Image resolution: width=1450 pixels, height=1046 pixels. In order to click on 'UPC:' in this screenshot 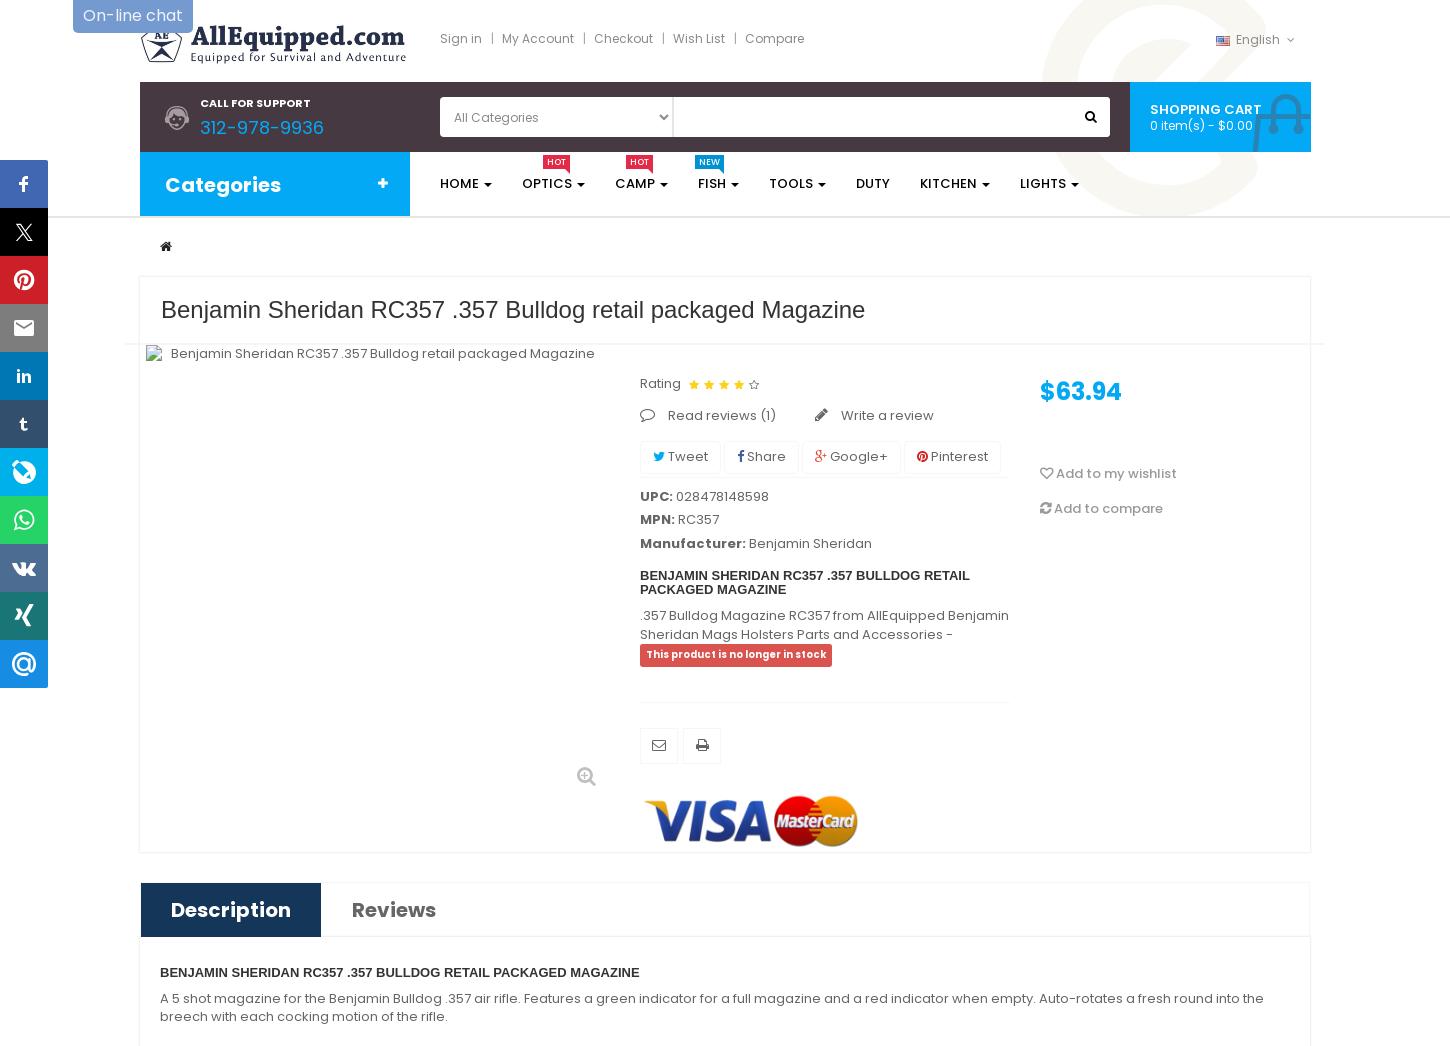, I will do `click(655, 495)`.